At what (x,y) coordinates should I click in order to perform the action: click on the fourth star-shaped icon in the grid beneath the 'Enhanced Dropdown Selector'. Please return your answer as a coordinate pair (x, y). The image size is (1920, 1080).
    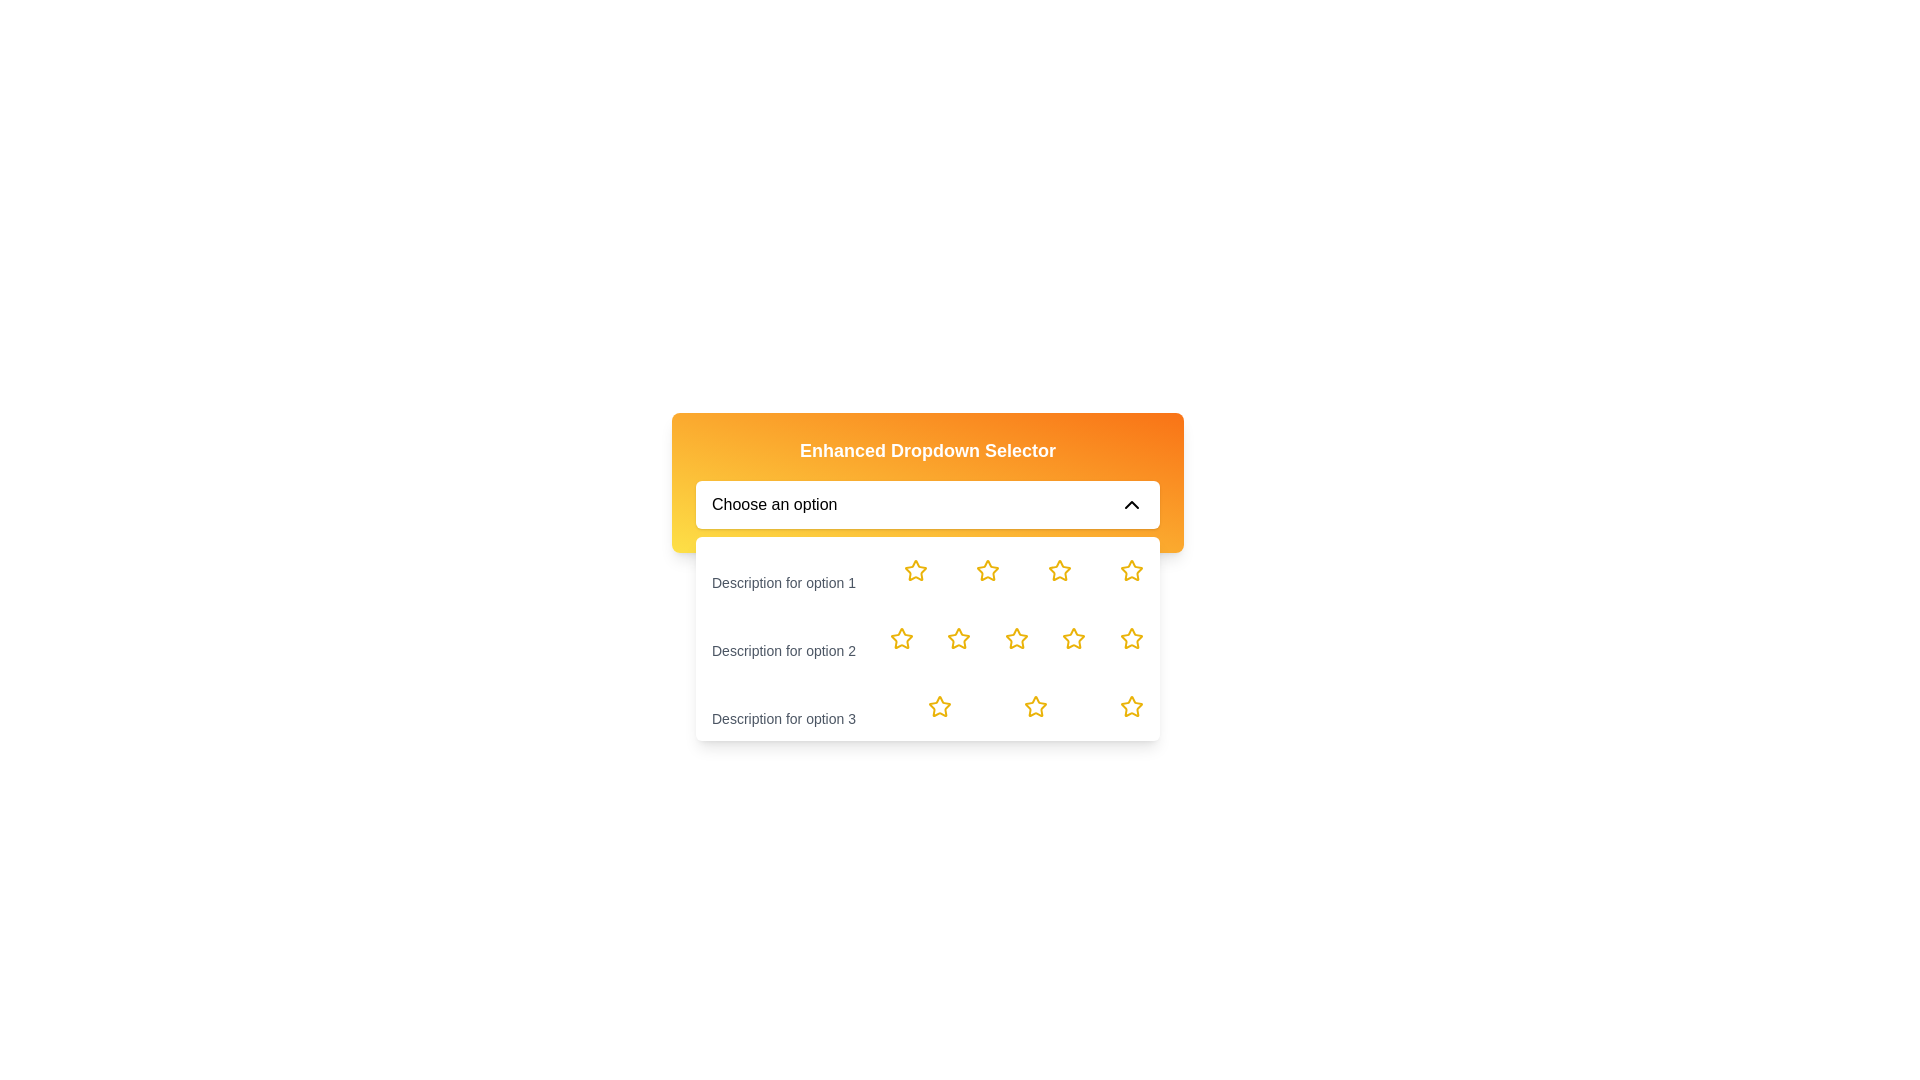
    Looking at the image, I should click on (1073, 638).